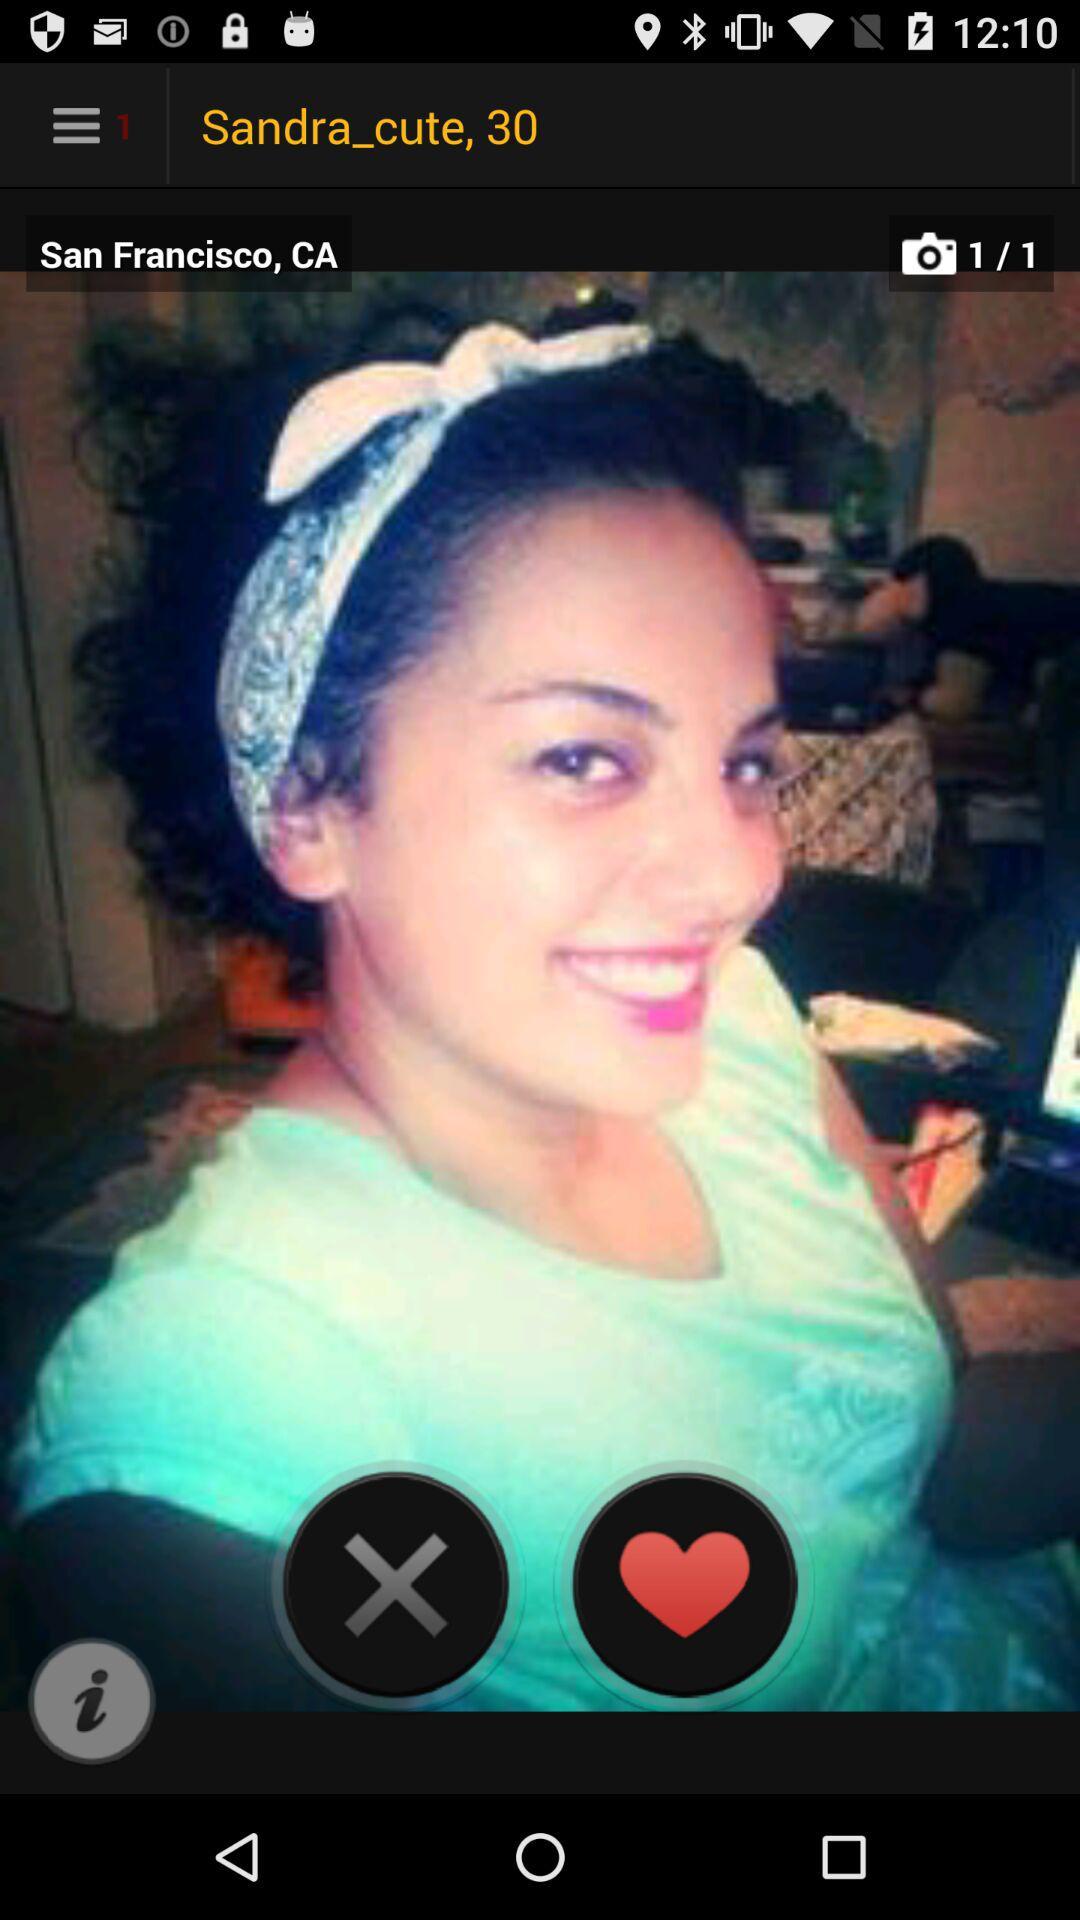  Describe the element at coordinates (682, 1583) in the screenshot. I see `like the picture` at that location.